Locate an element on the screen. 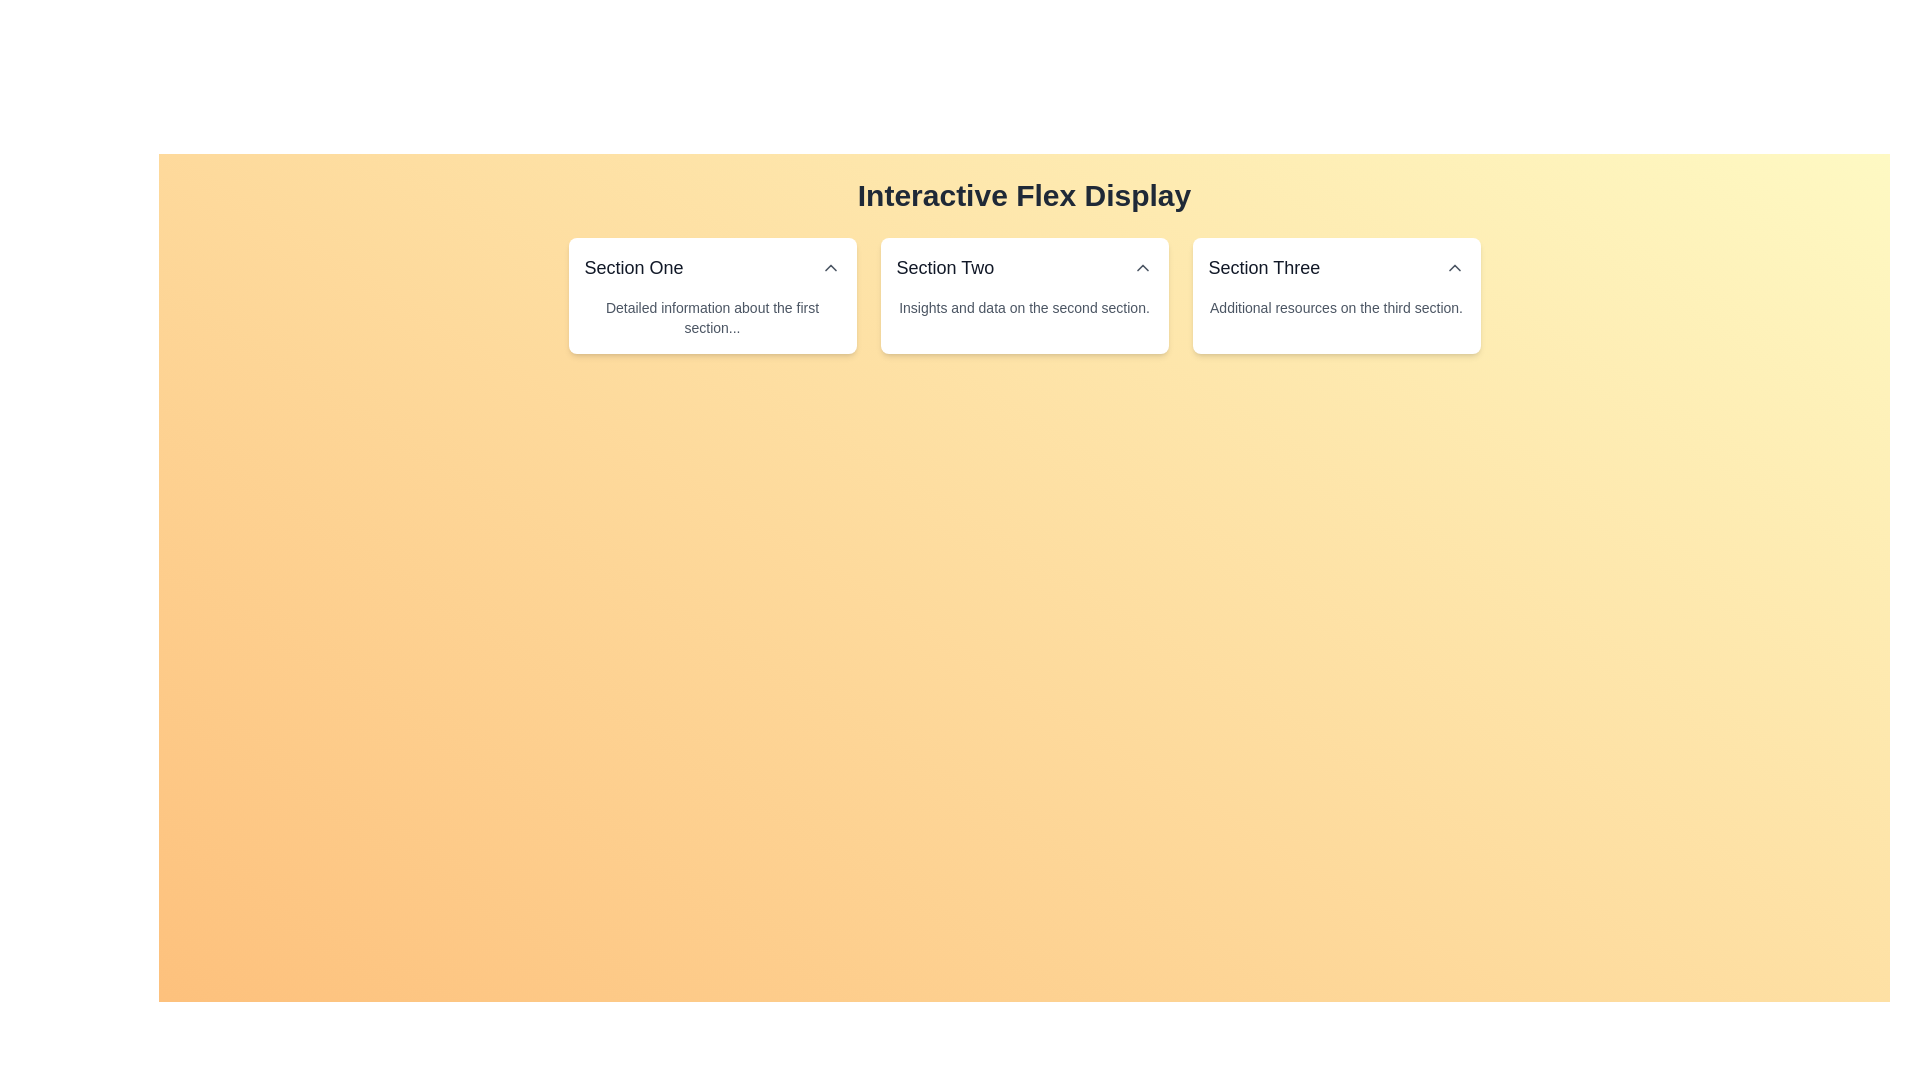  the upward-pointing chevron icon at the top-right corner of the 'Section Three' card is located at coordinates (1454, 266).